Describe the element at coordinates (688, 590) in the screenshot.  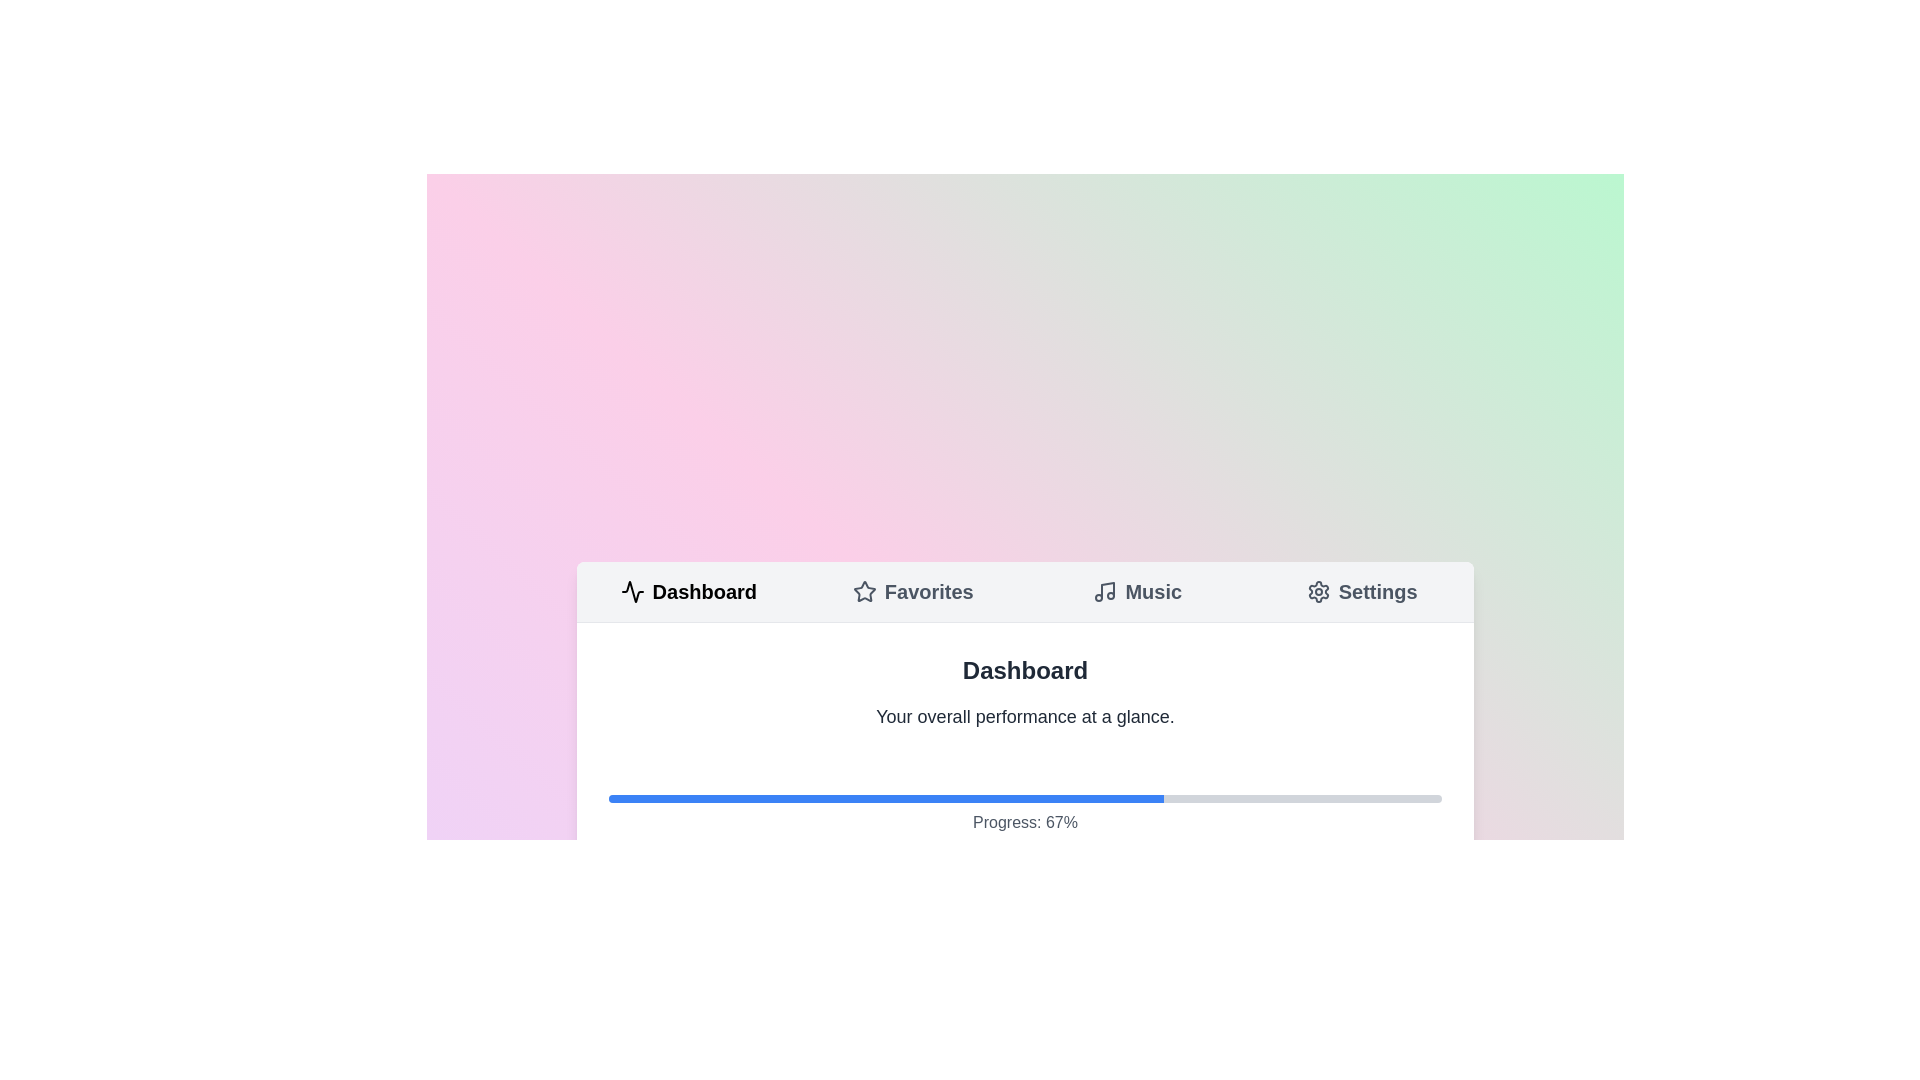
I see `the tab button for Dashboard to observe its state change` at that location.